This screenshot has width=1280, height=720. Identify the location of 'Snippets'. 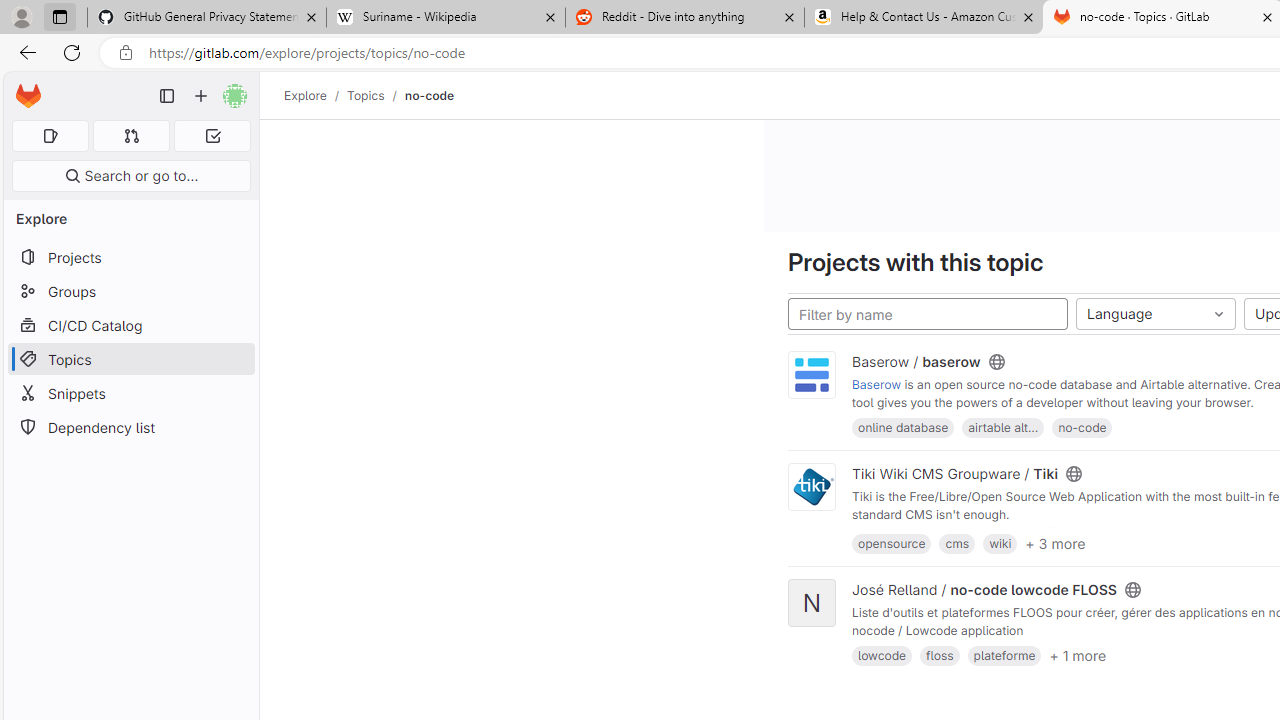
(130, 393).